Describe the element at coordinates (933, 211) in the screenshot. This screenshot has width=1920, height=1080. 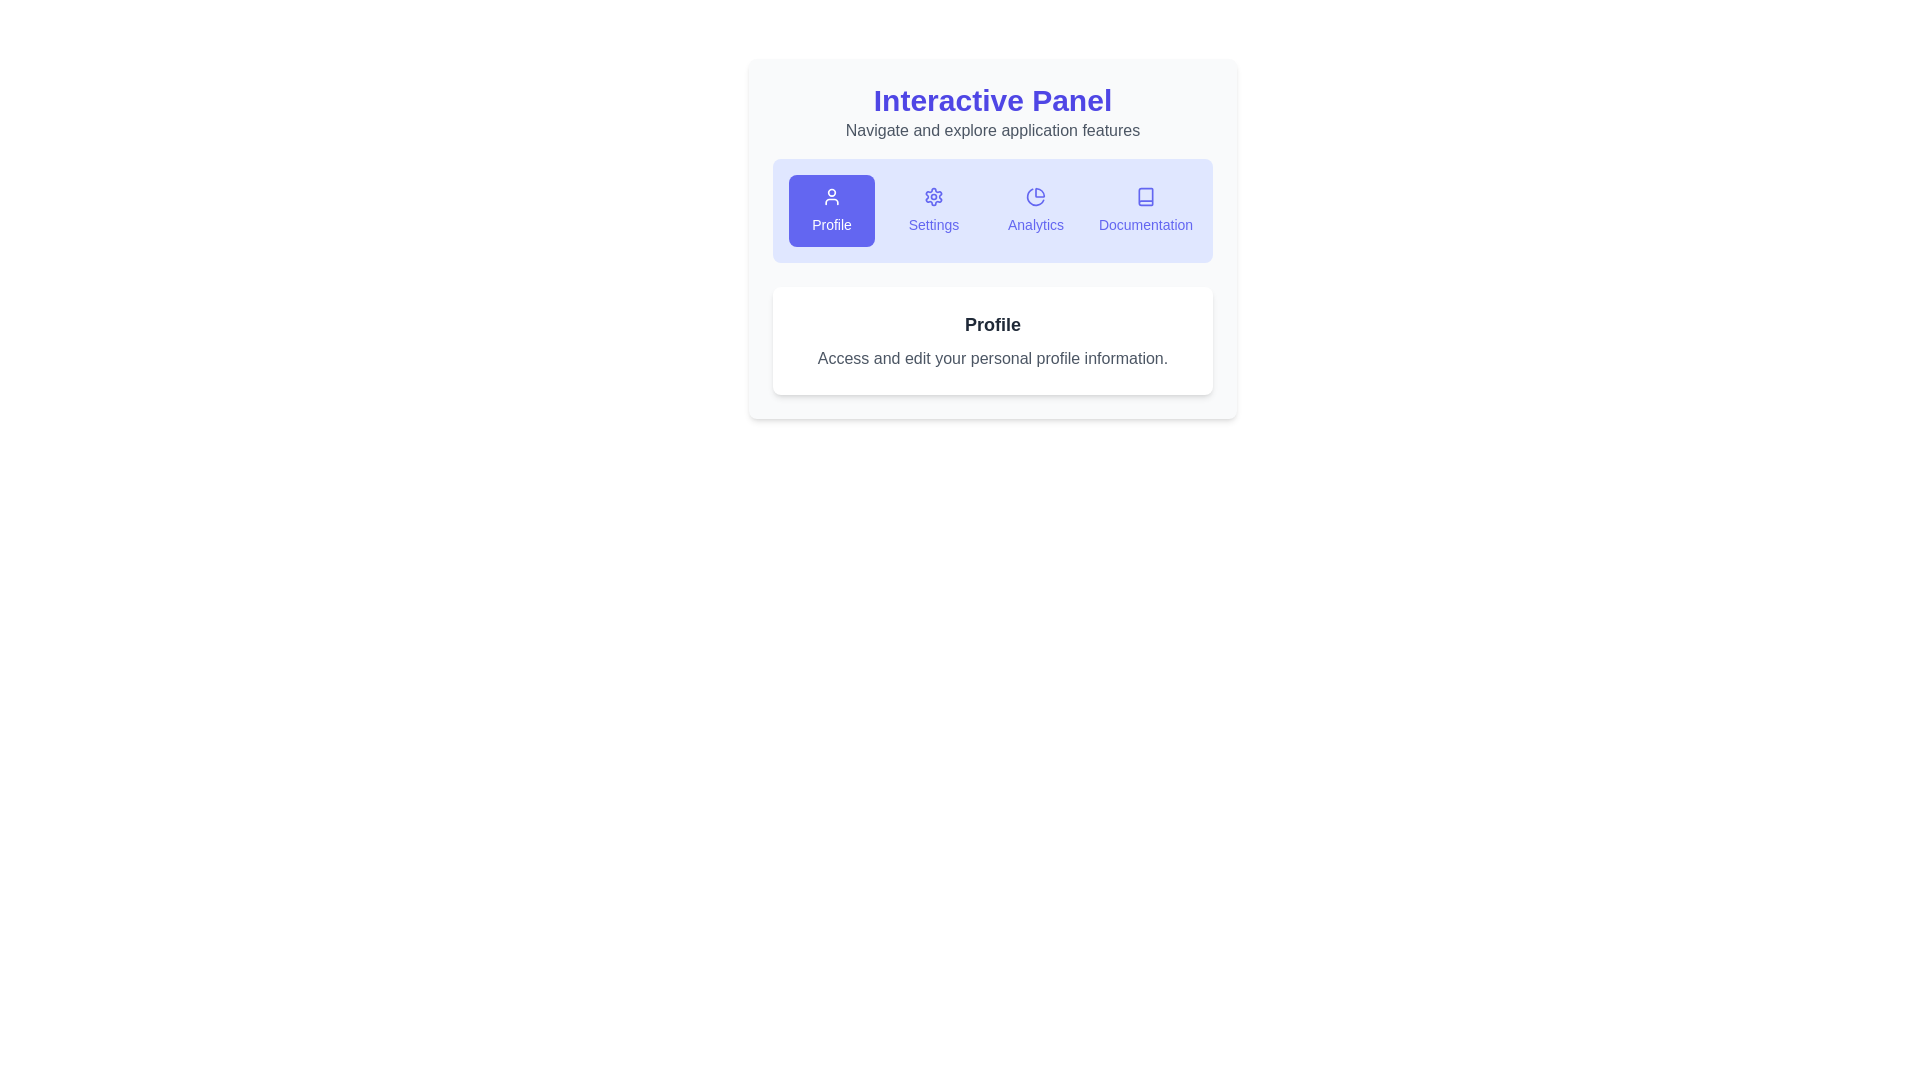
I see `the 'Settings' button, which is the second button in a group of four, to observe the hover effect` at that location.